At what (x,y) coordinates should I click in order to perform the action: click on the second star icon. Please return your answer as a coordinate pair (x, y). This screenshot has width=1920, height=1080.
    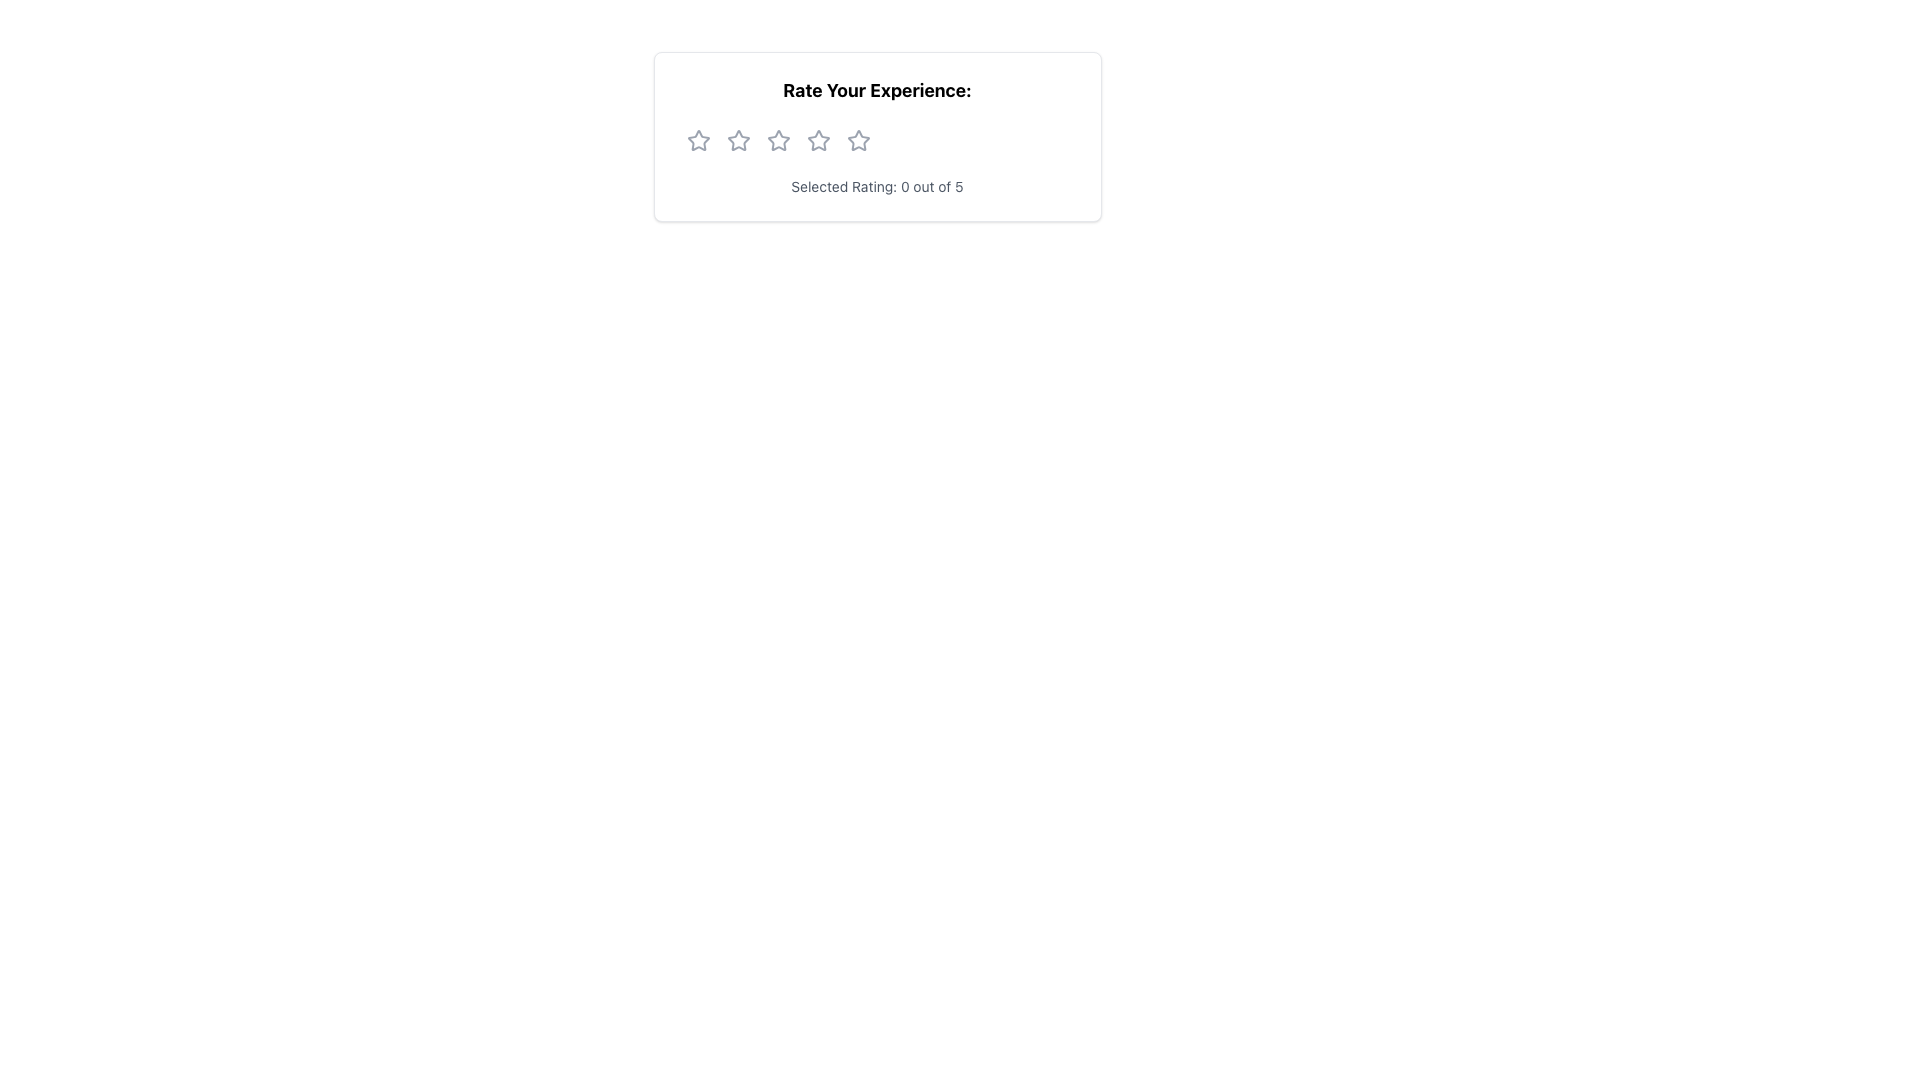
    Looking at the image, I should click on (737, 140).